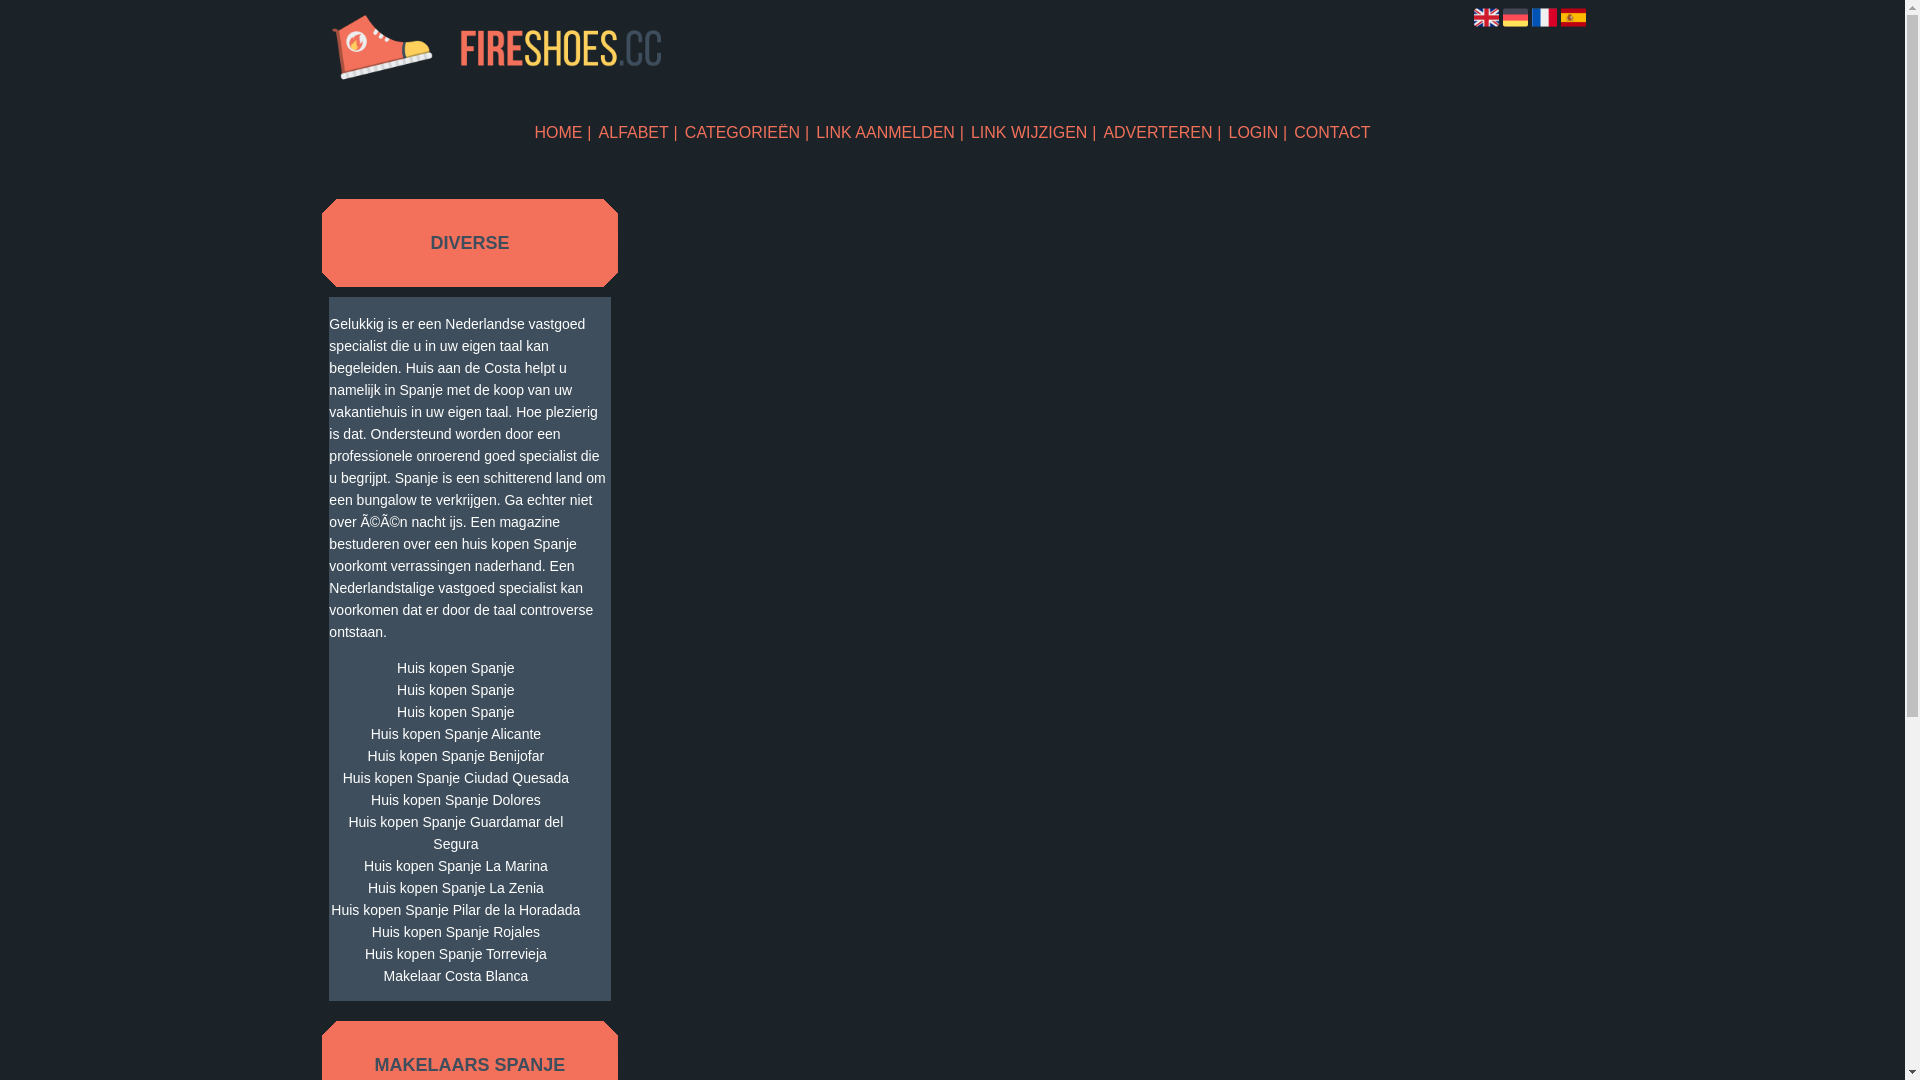 This screenshot has width=1920, height=1080. Describe the element at coordinates (454, 733) in the screenshot. I see `'Huis kopen Spanje Alicante'` at that location.